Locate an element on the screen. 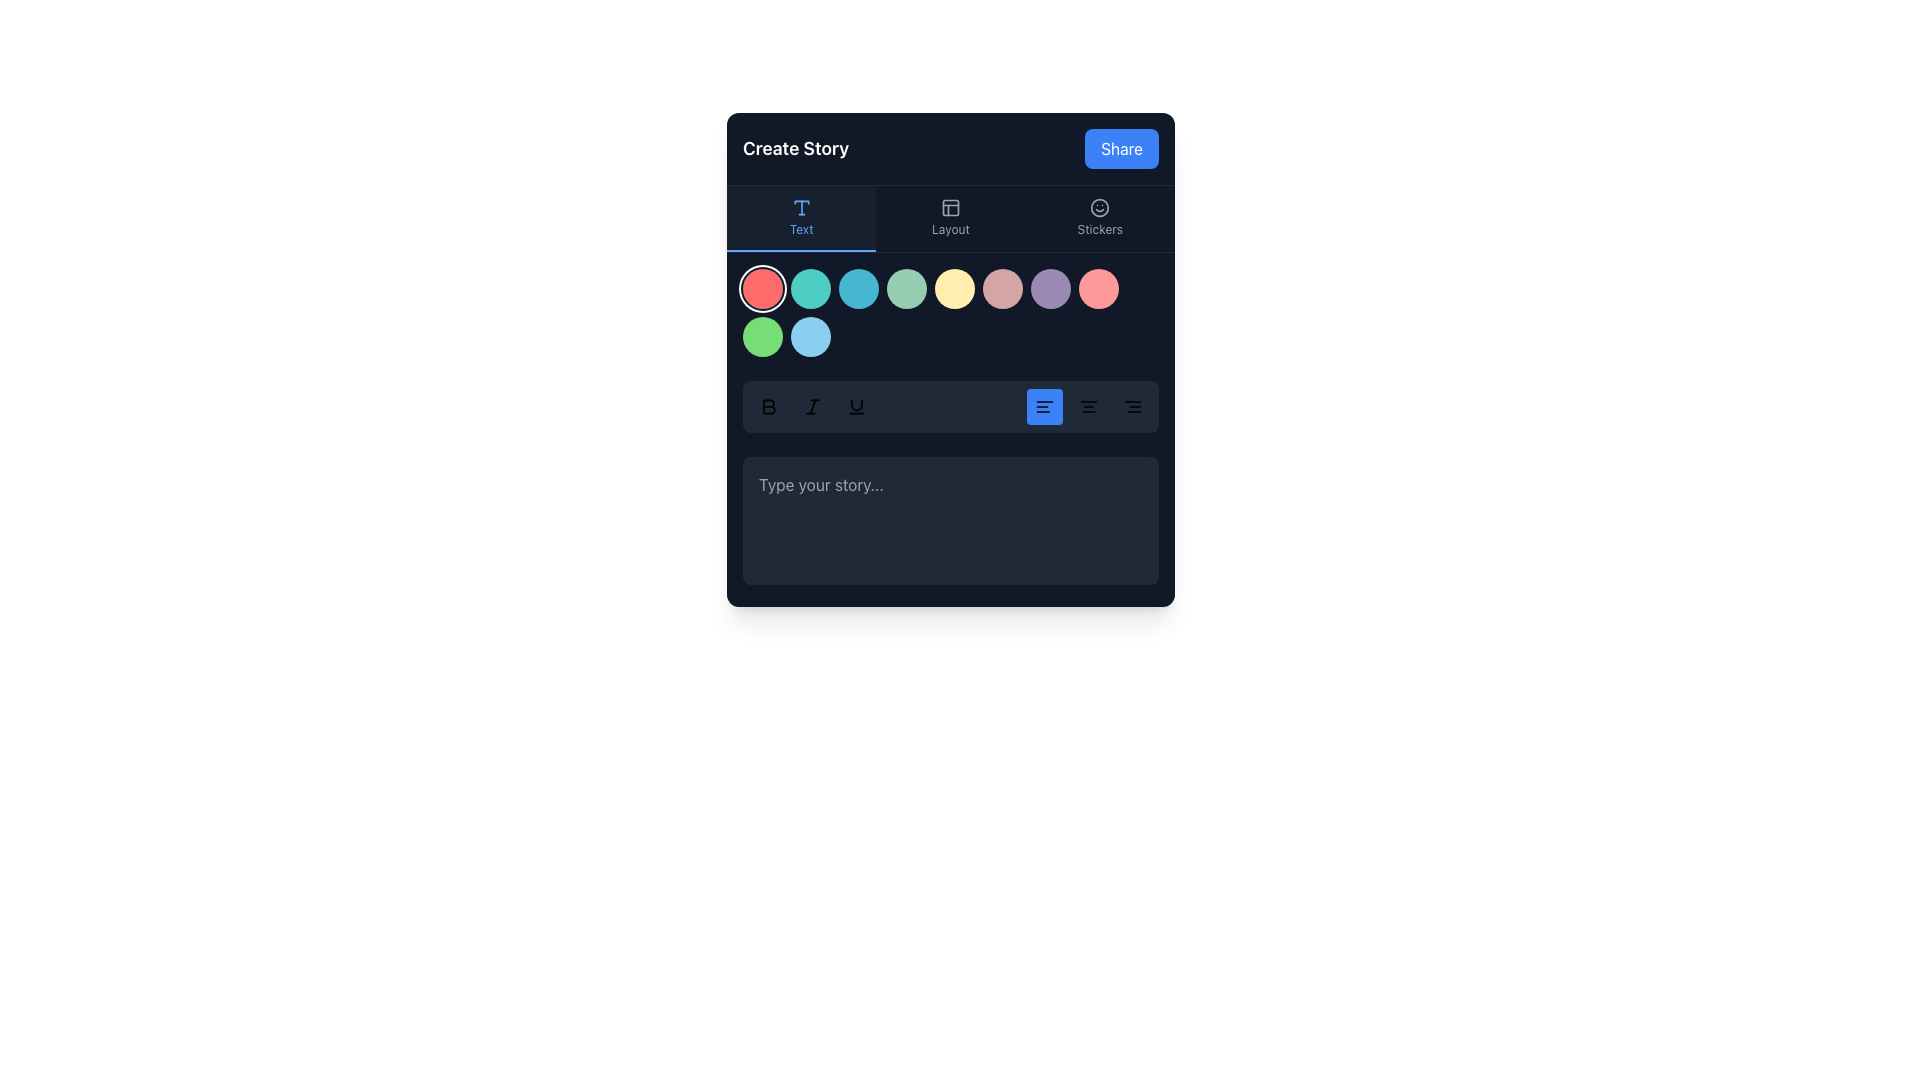 The width and height of the screenshot is (1920, 1080). the first icon in the 'Text' tab is located at coordinates (801, 208).